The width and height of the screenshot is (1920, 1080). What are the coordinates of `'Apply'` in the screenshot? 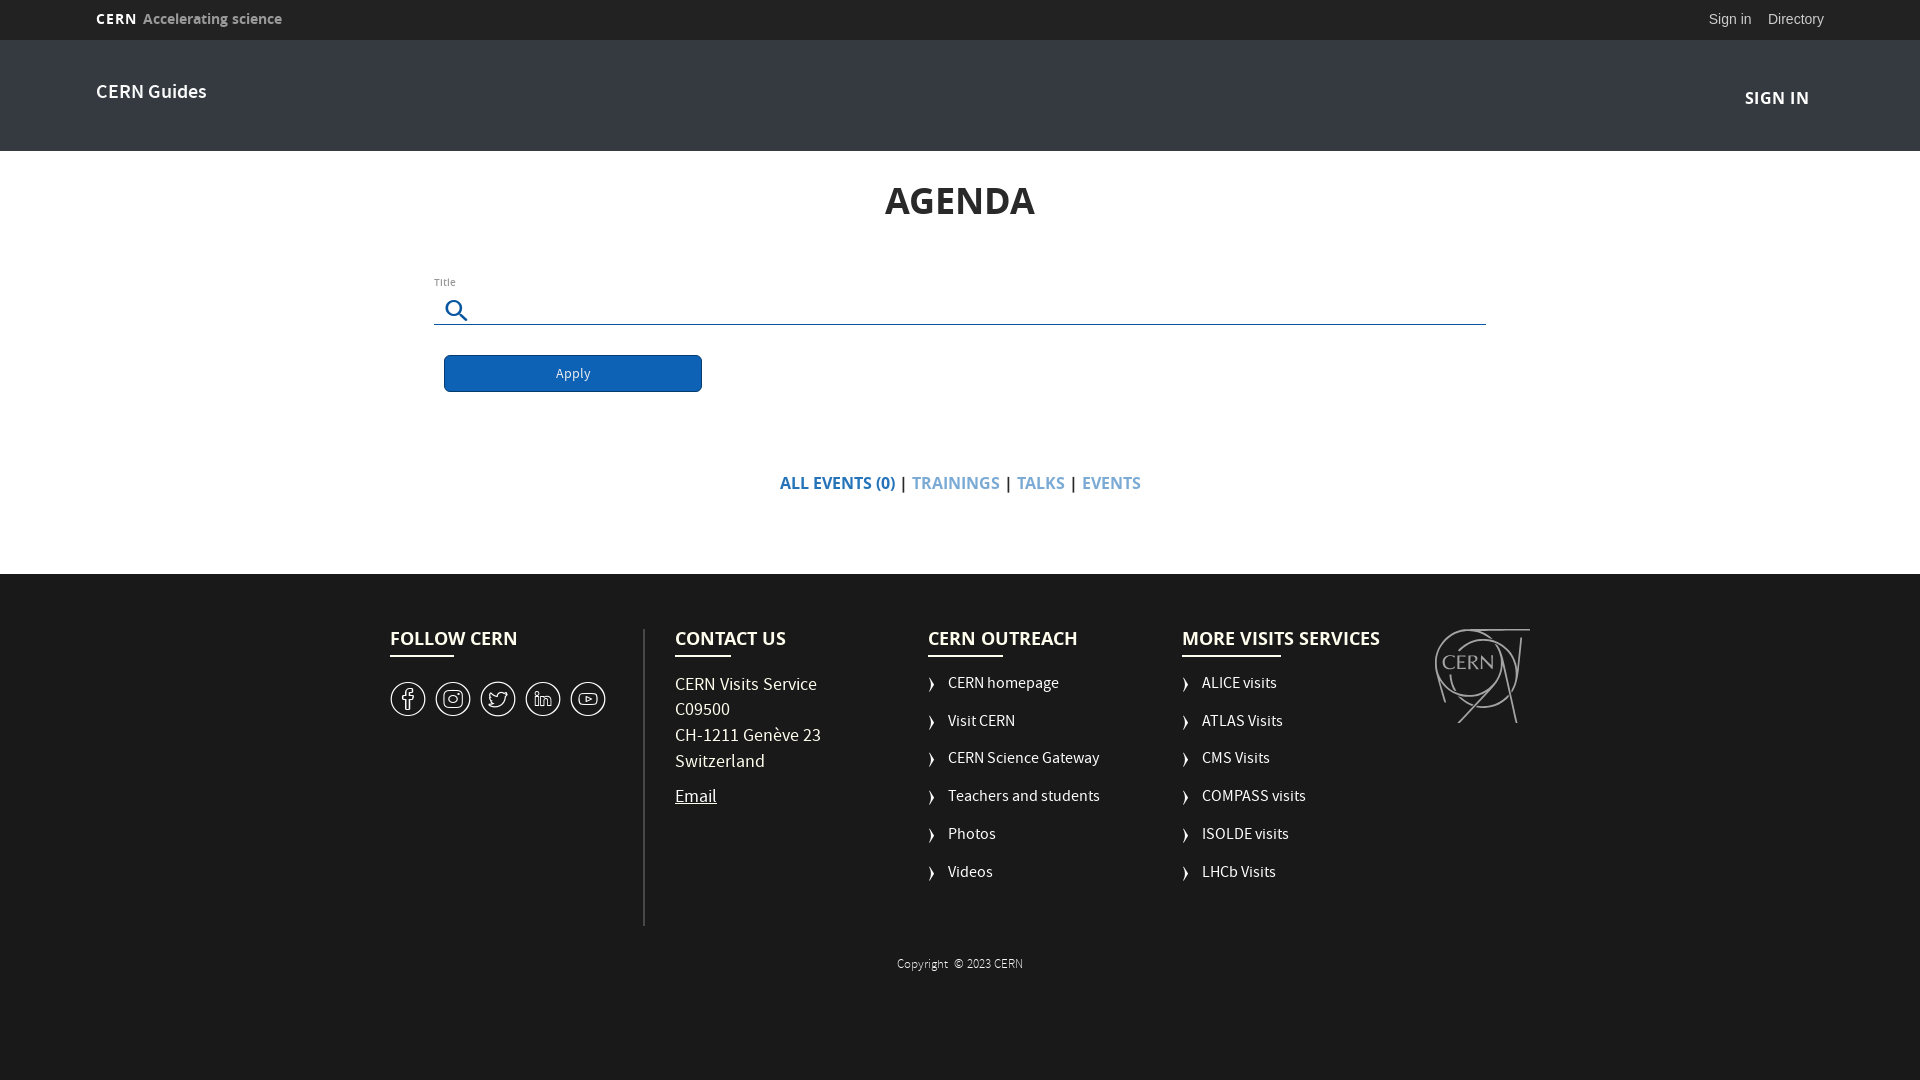 It's located at (571, 373).